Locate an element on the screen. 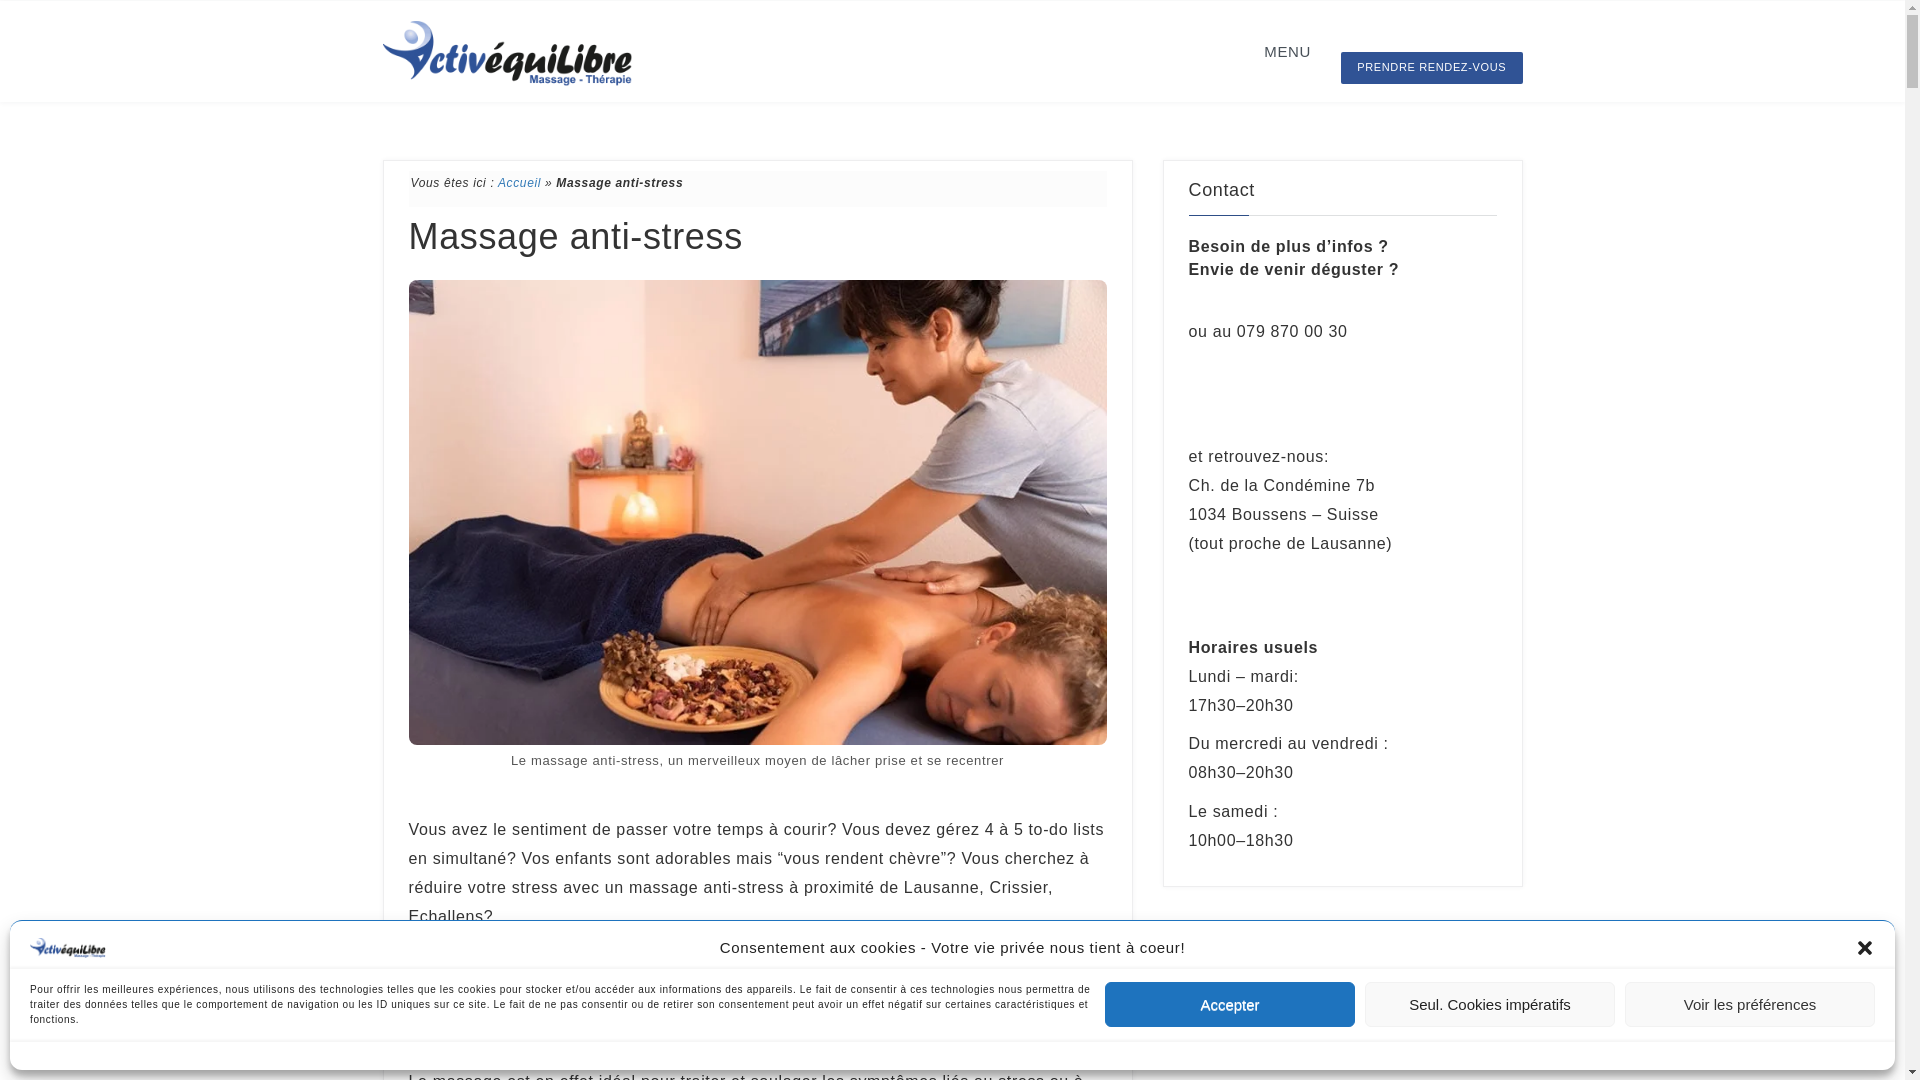  'Accepter' is located at coordinates (1228, 1004).